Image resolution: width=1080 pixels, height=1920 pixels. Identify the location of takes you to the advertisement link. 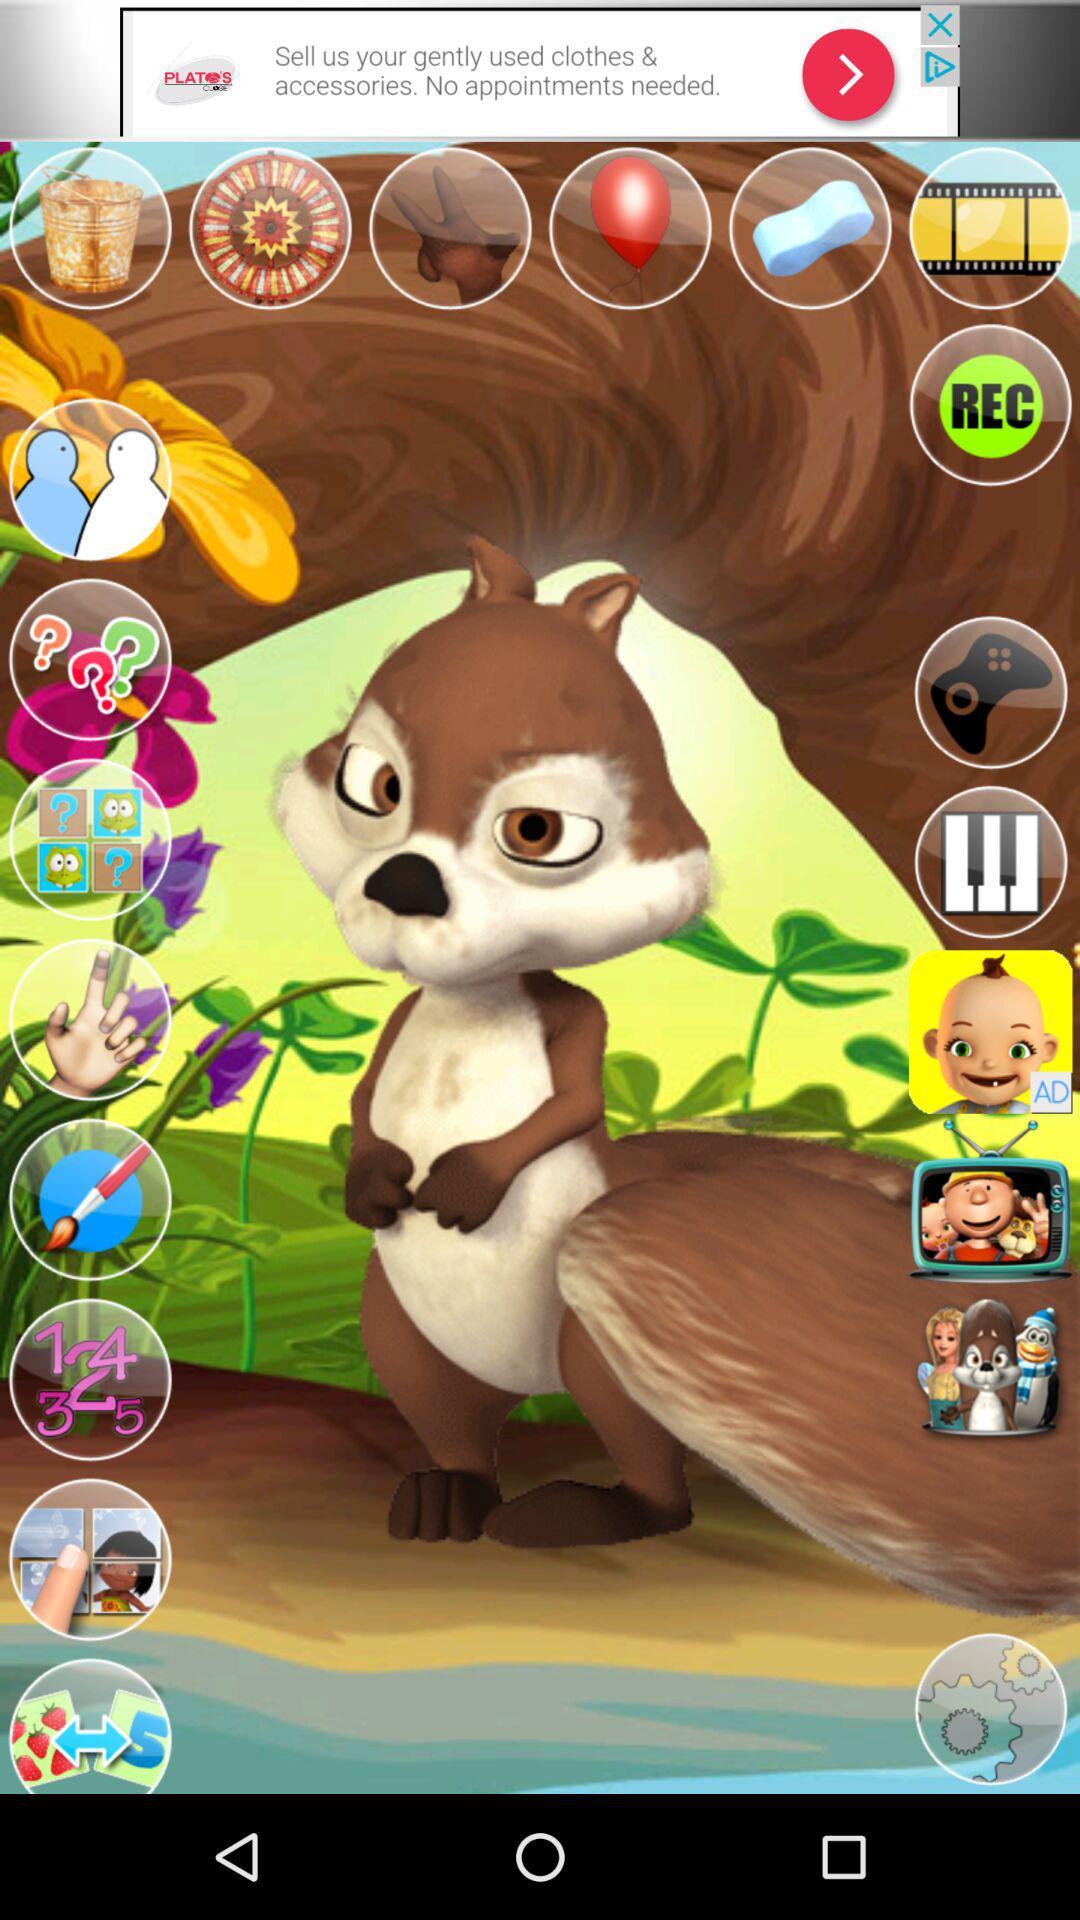
(540, 70).